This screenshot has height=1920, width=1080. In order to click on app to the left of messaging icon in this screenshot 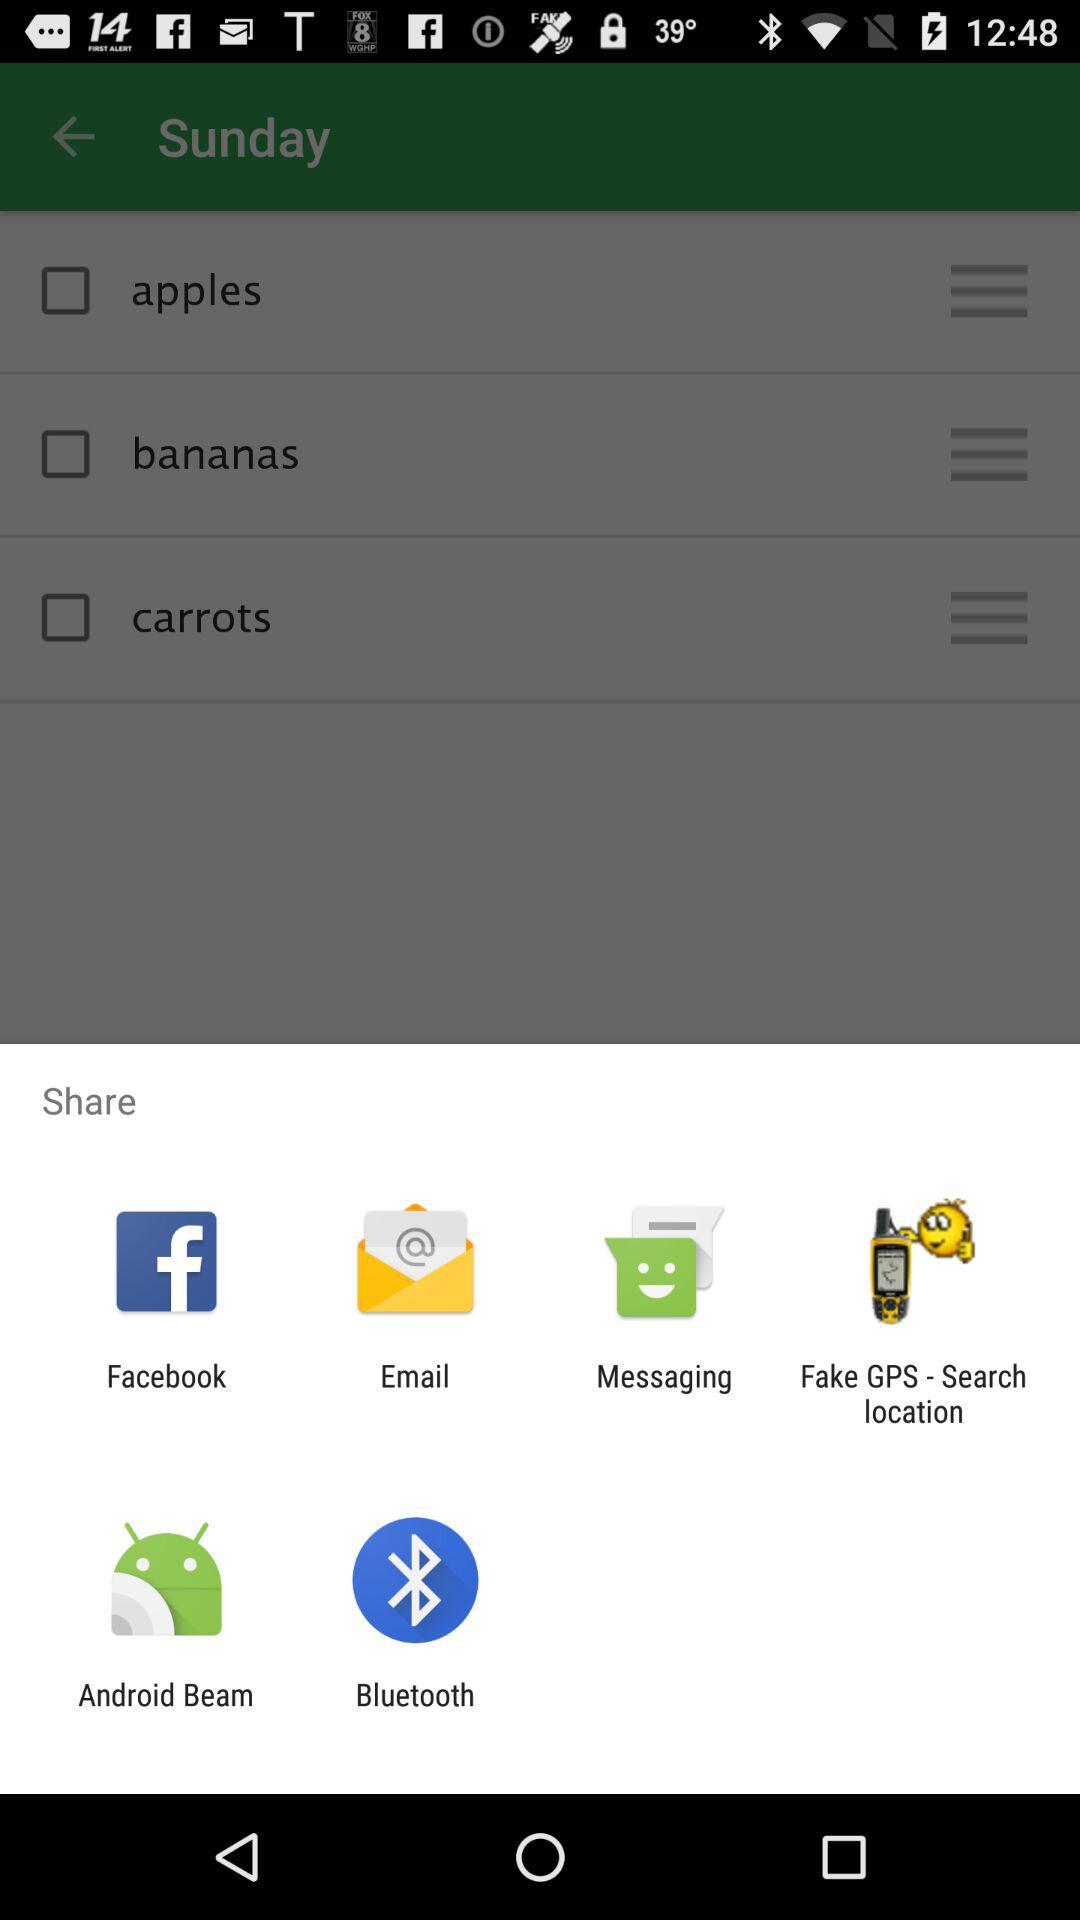, I will do `click(414, 1392)`.